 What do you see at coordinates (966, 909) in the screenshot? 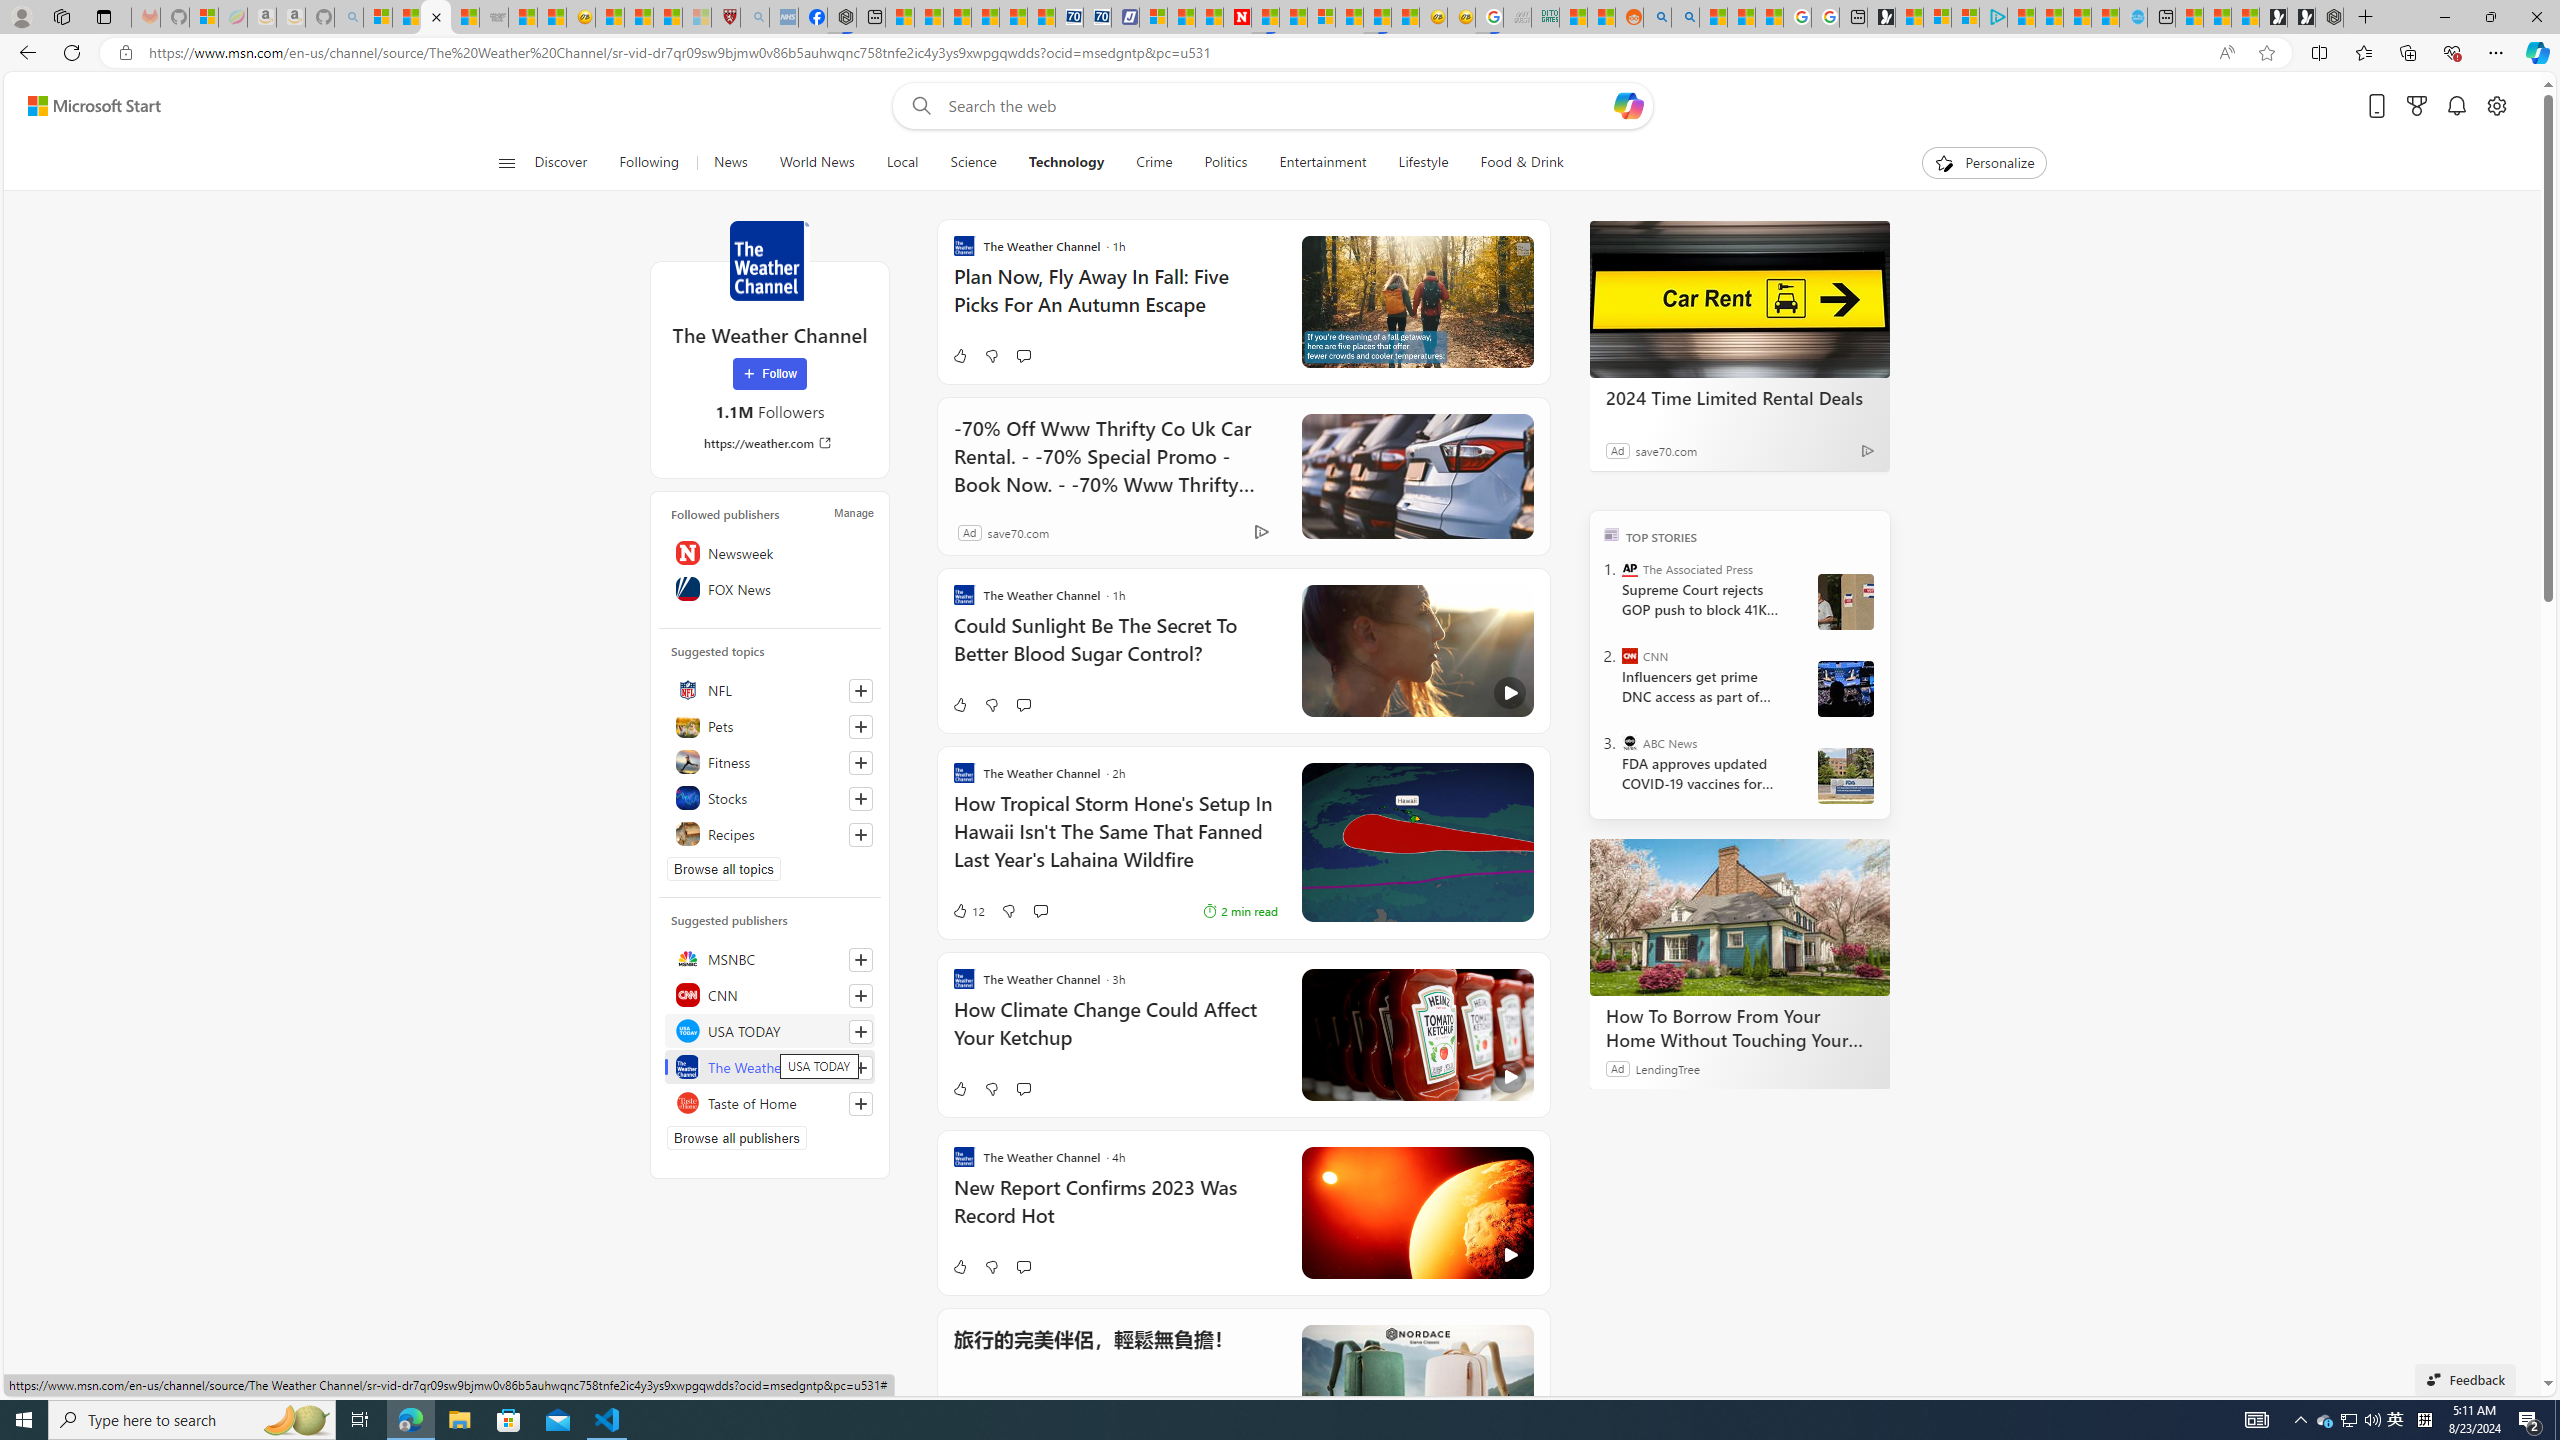
I see `'12 Like'` at bounding box center [966, 909].